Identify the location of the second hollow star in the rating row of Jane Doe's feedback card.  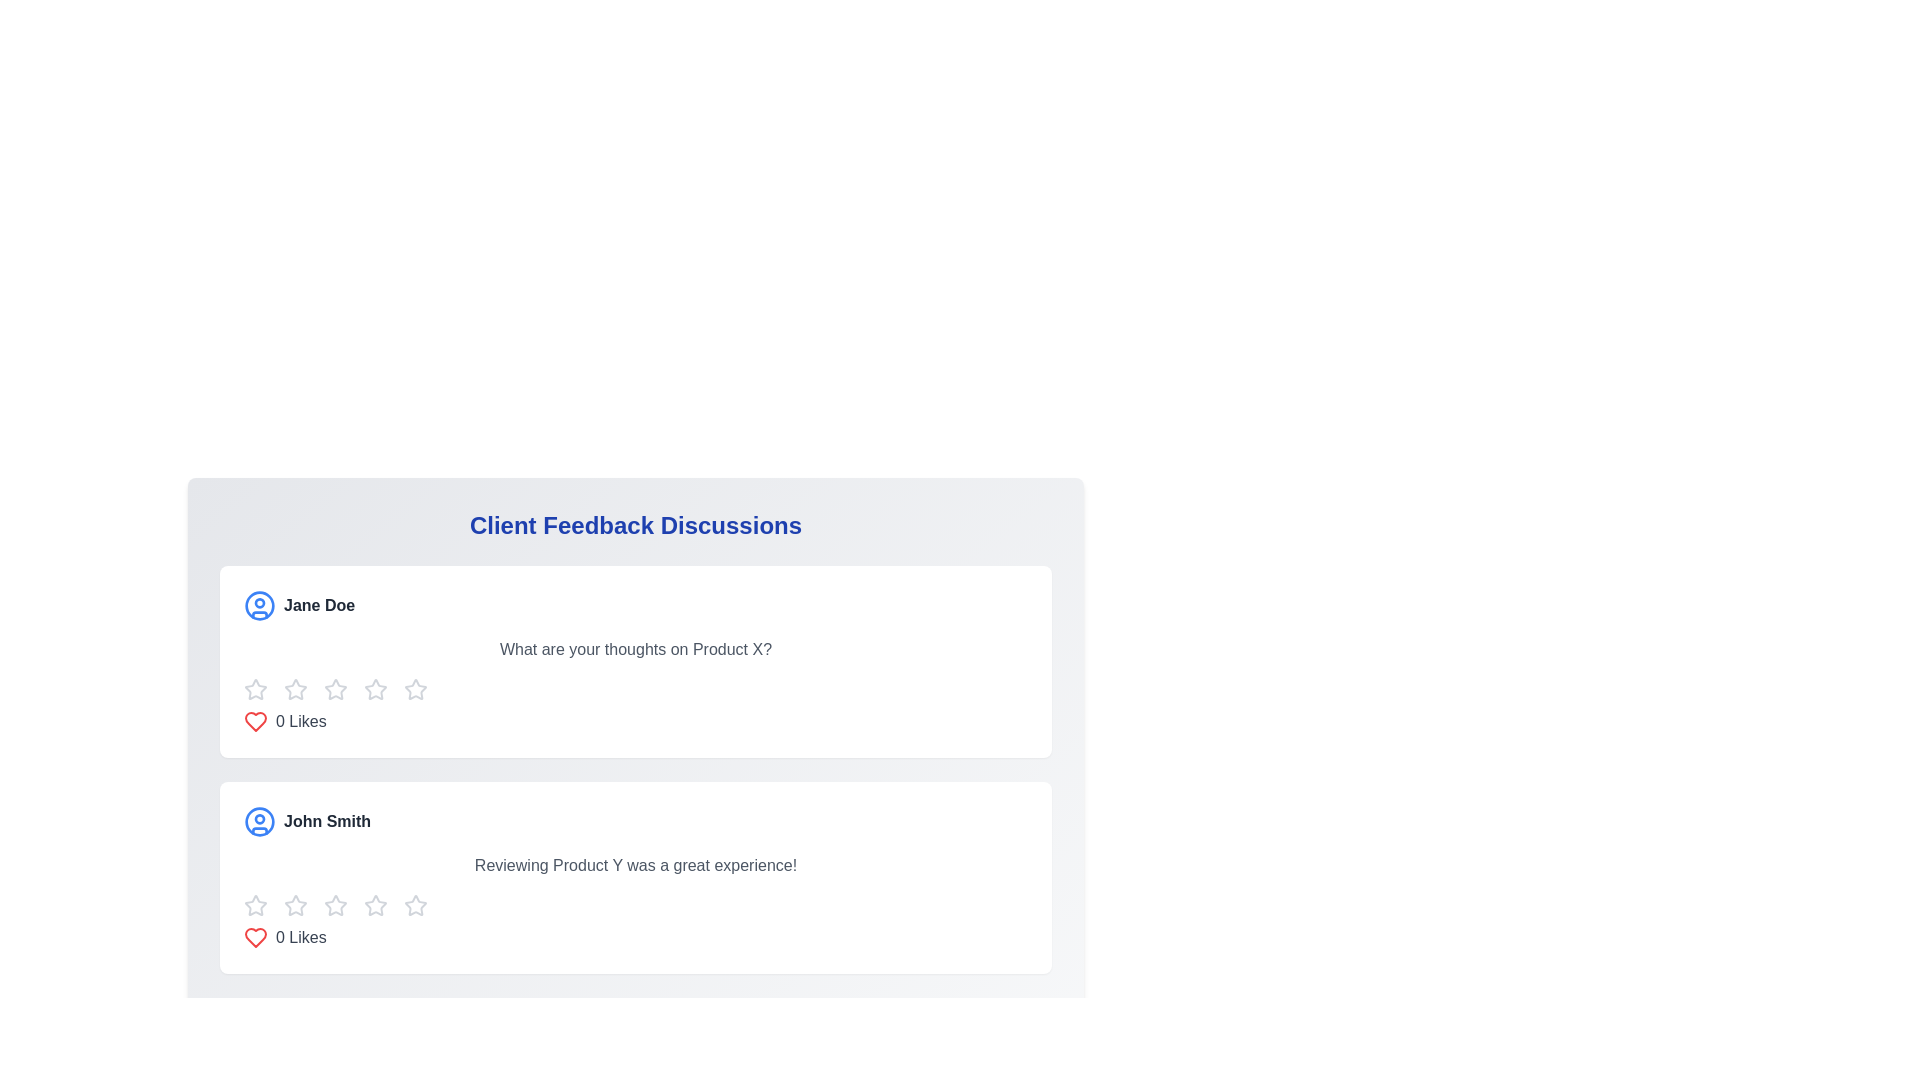
(295, 688).